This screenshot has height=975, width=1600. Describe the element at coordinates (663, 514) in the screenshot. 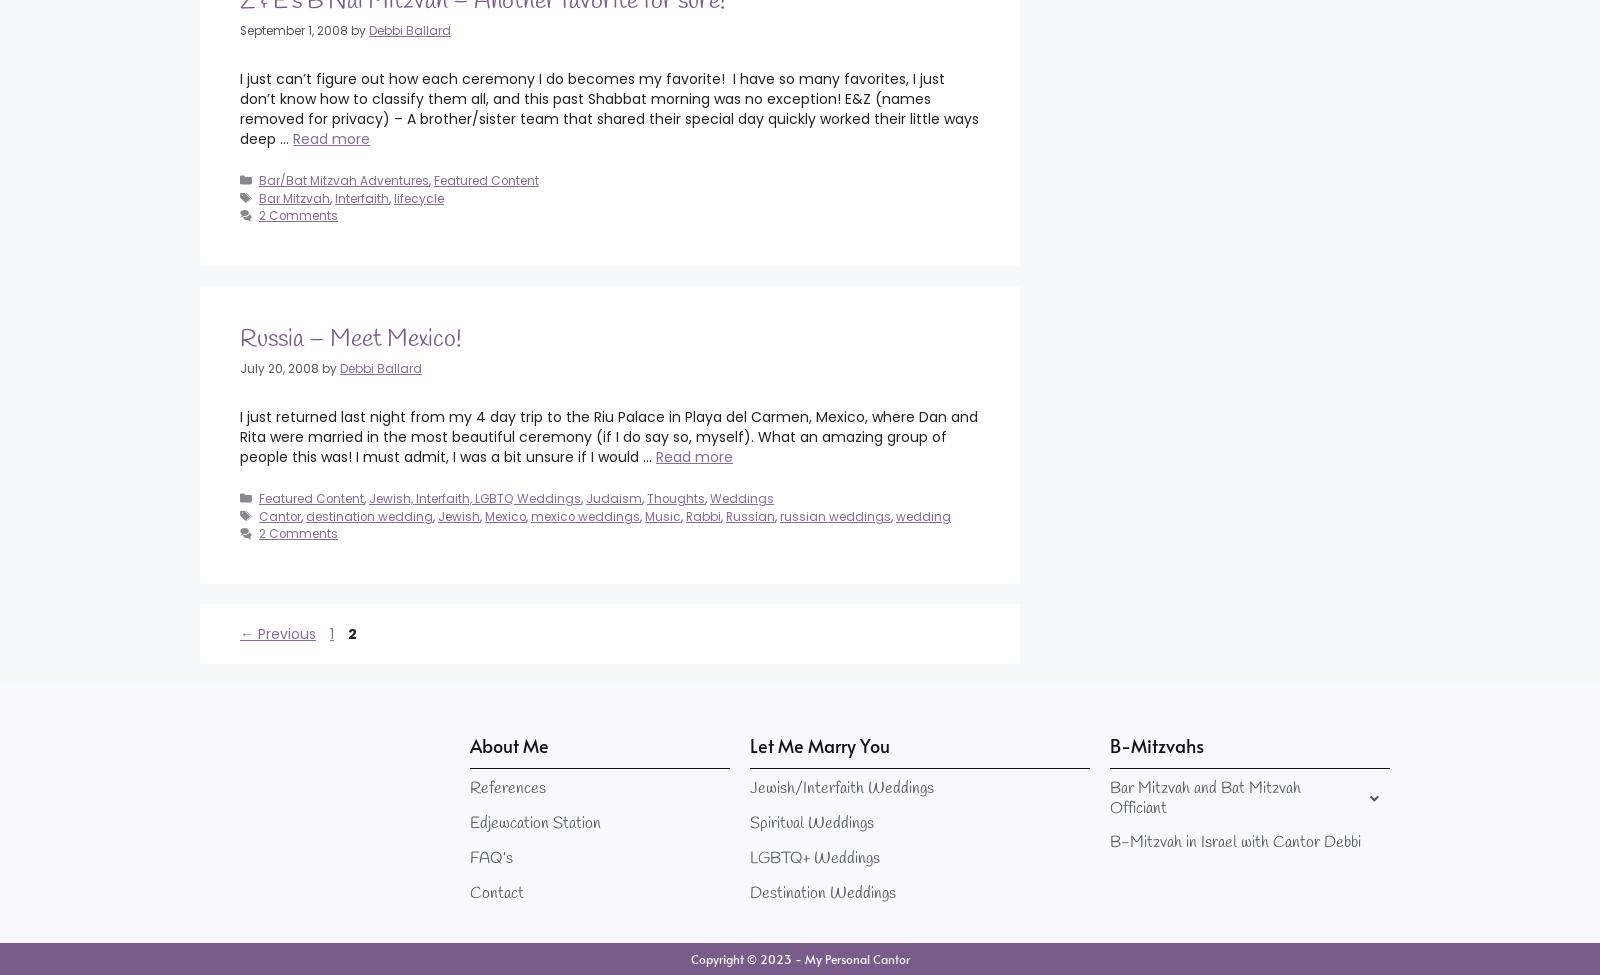

I see `'Music'` at that location.